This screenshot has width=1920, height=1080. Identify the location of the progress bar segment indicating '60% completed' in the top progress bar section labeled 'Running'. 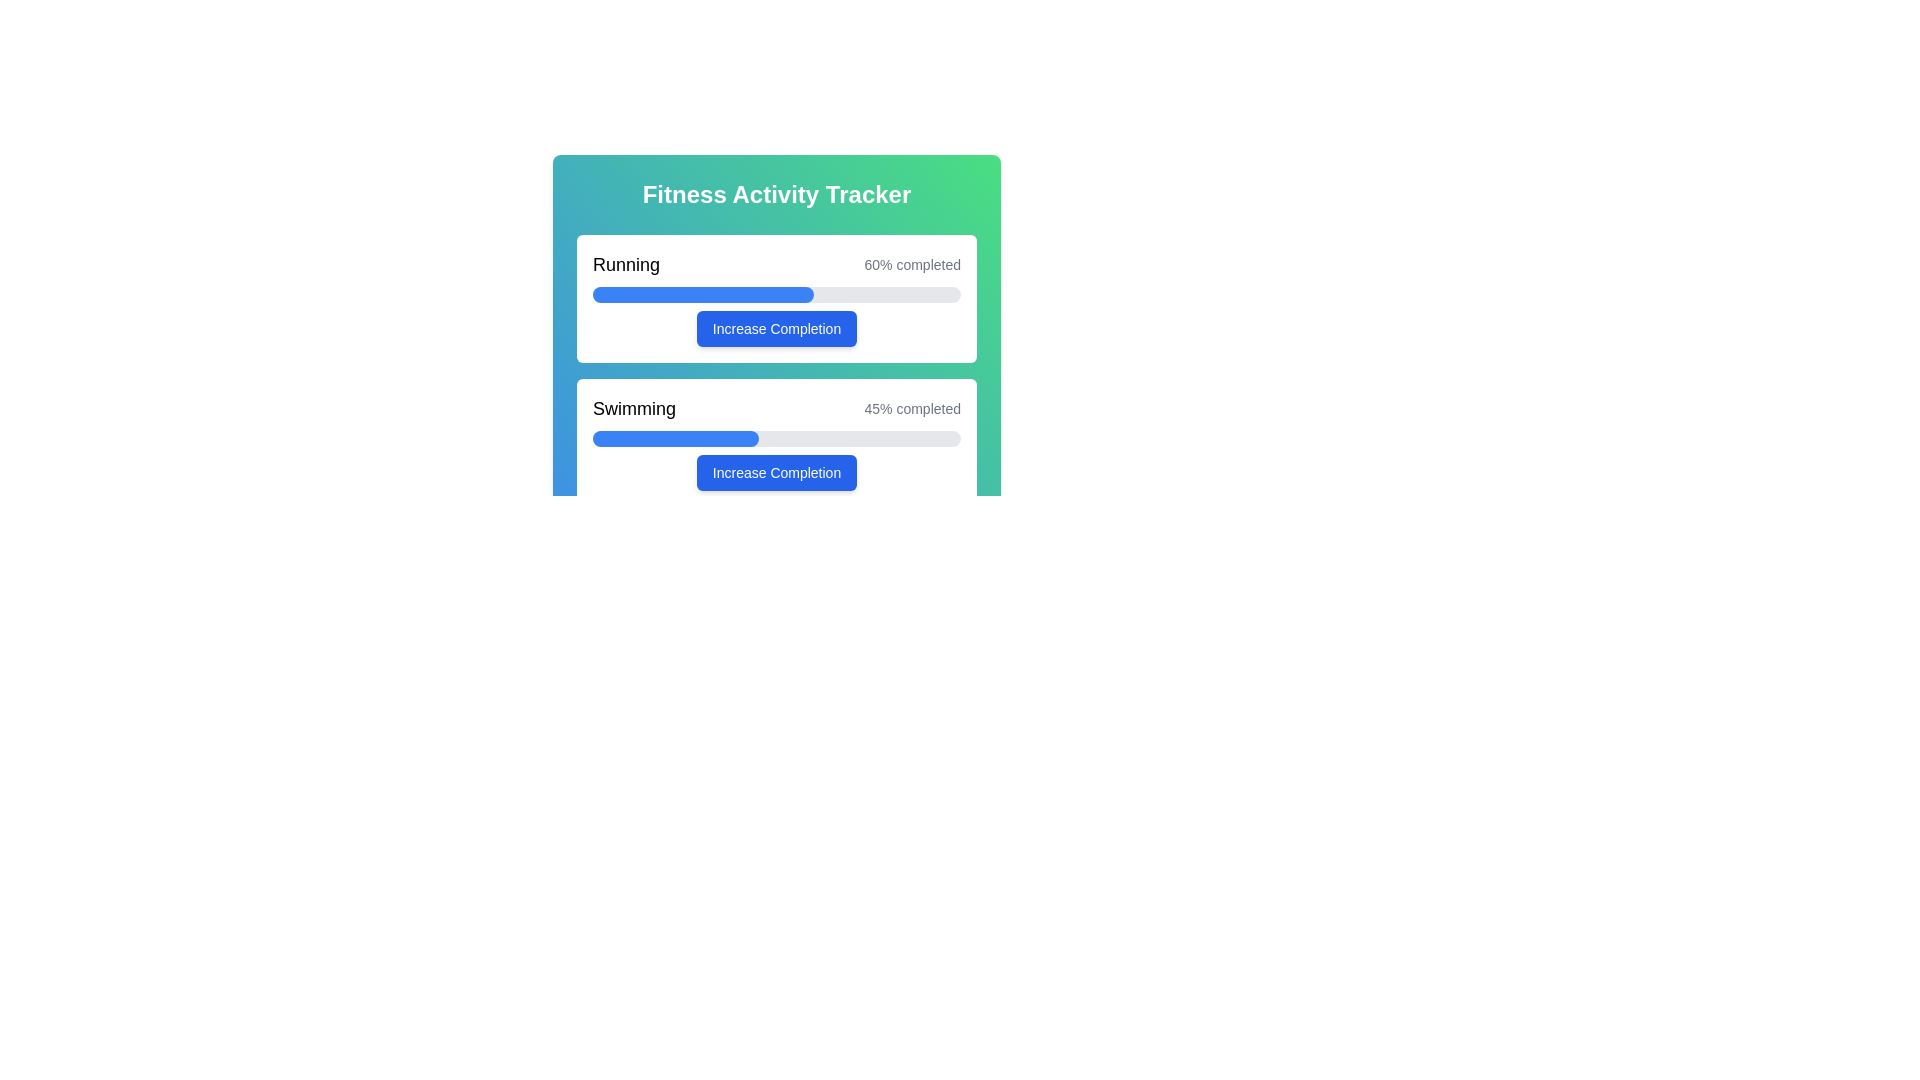
(703, 294).